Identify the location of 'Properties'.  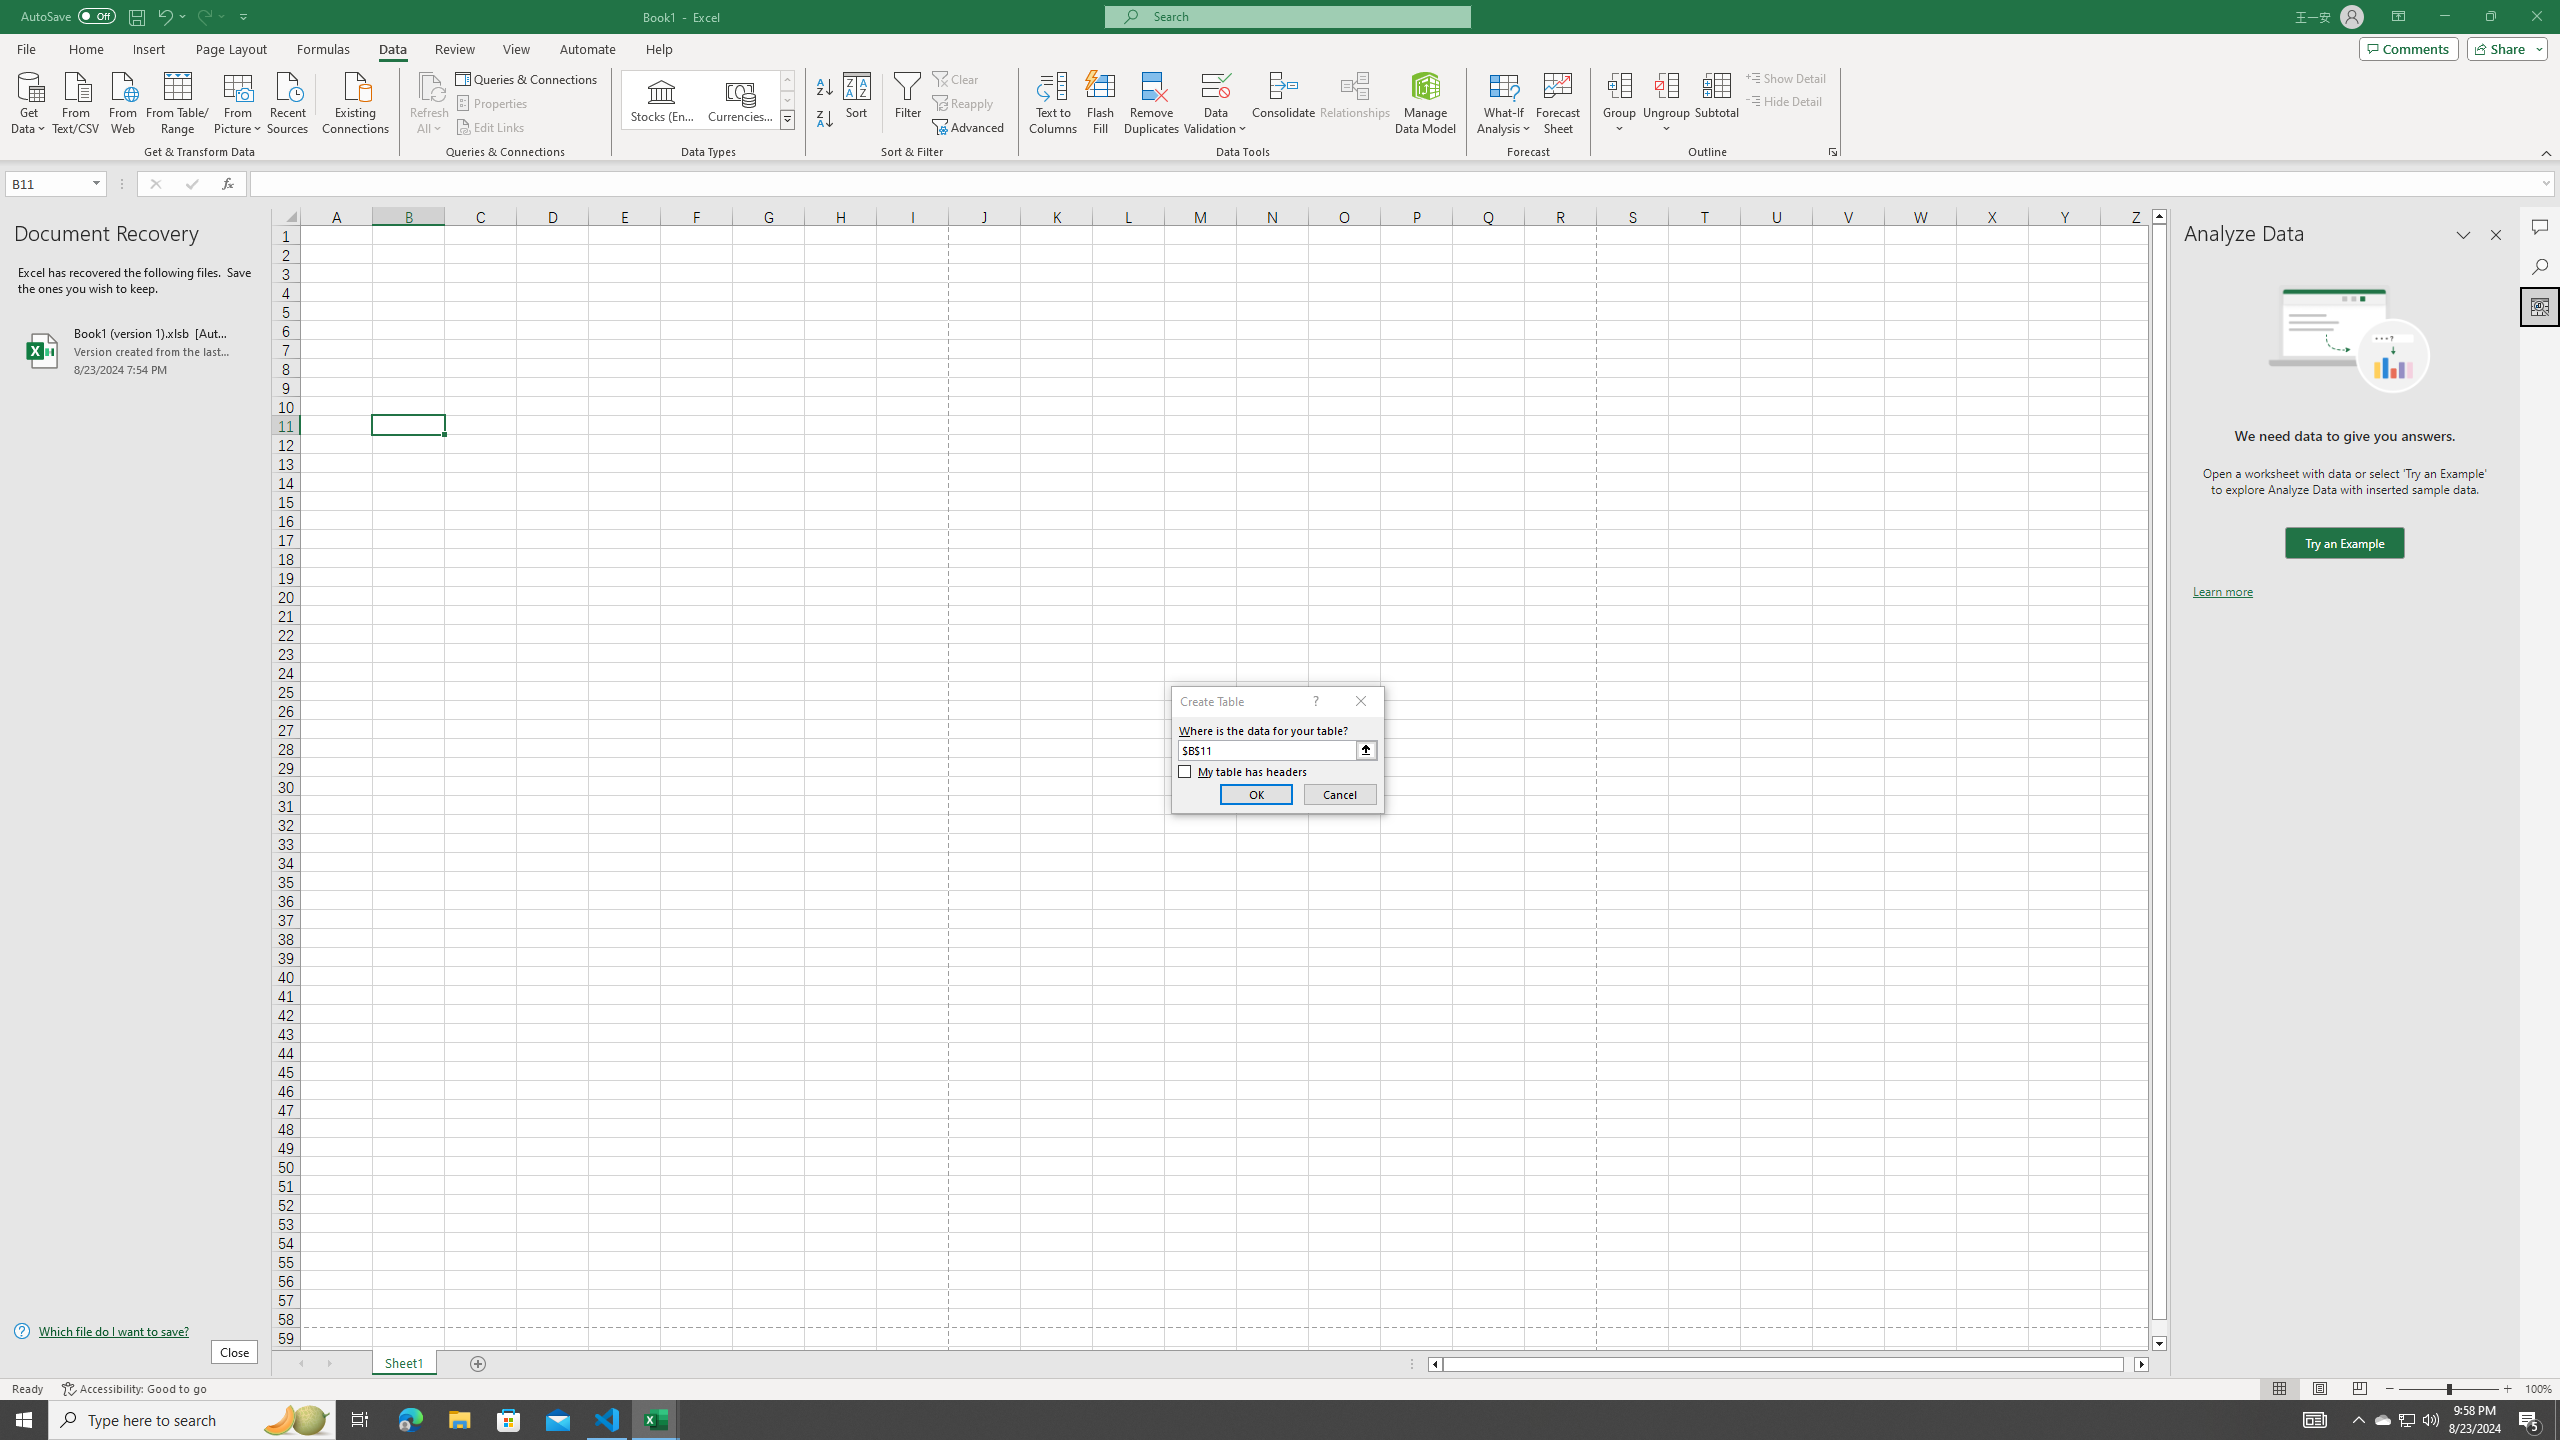
(493, 103).